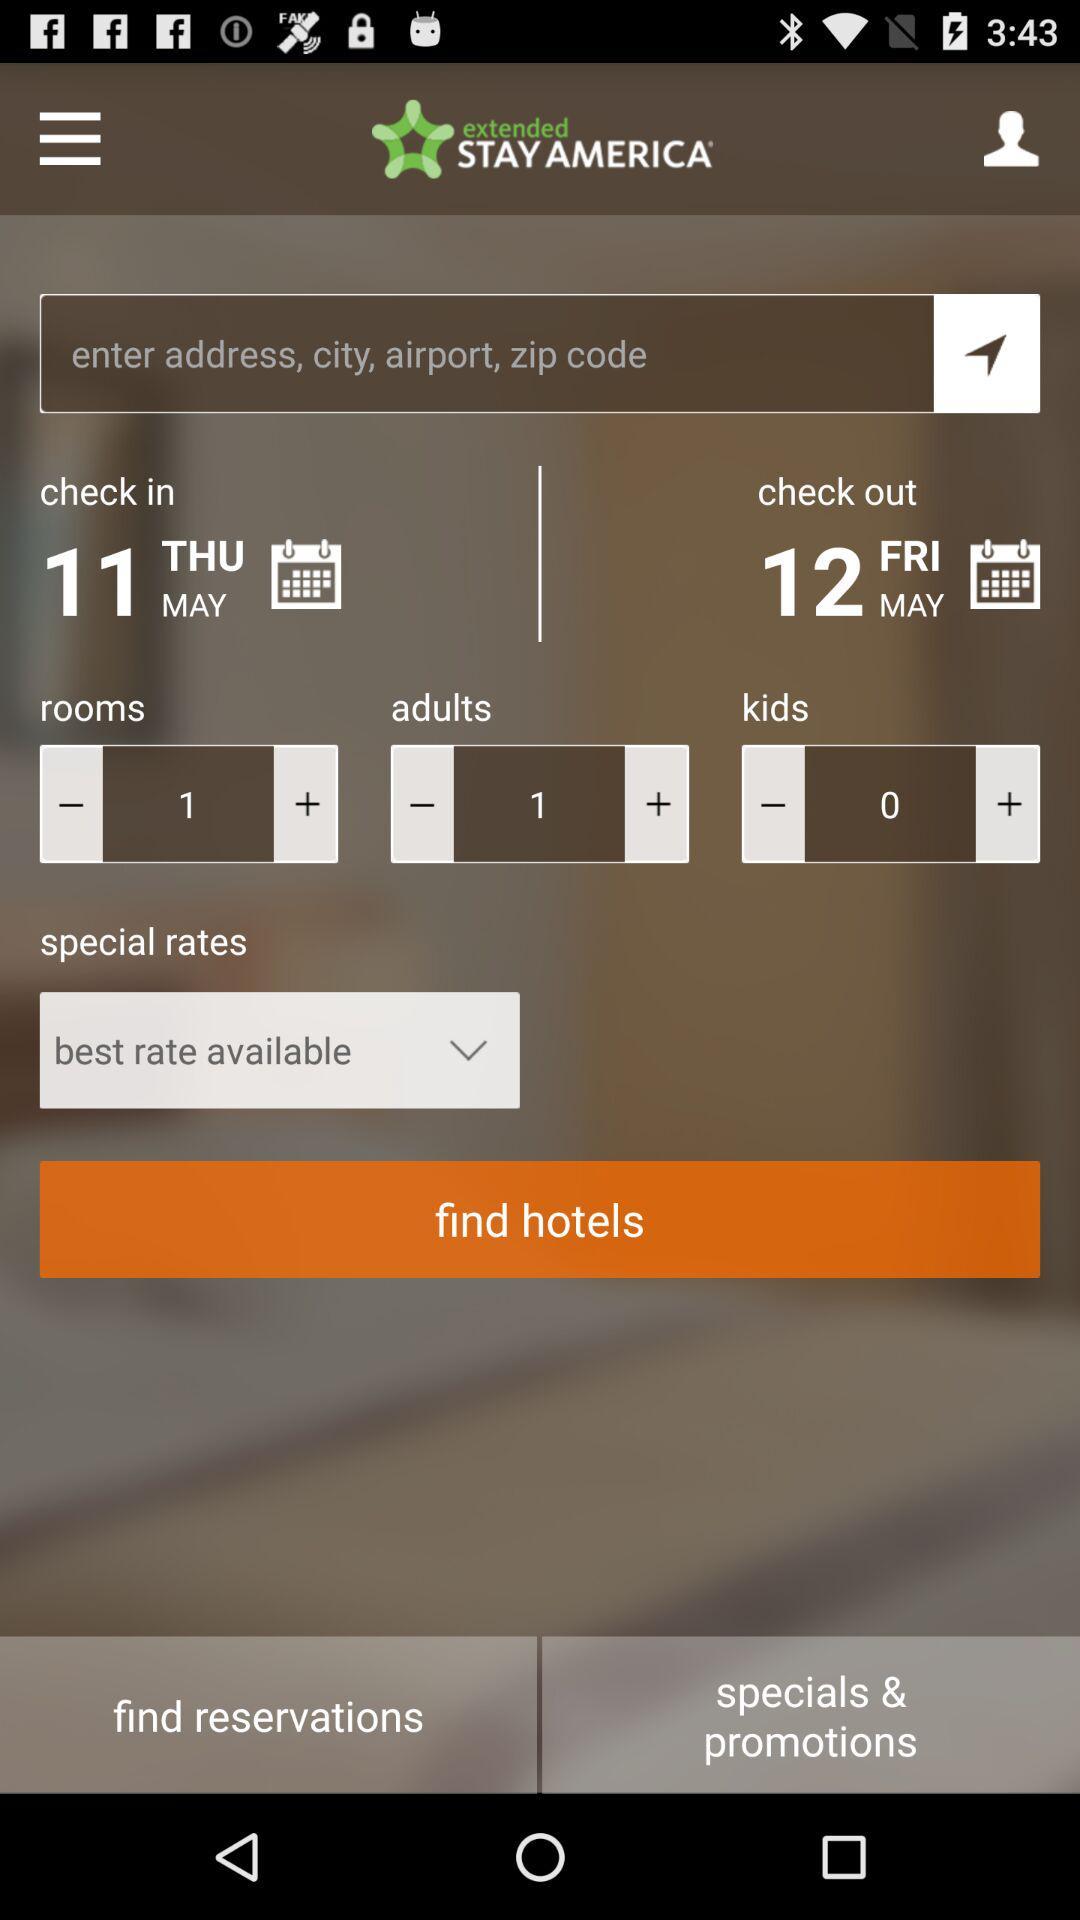  Describe the element at coordinates (986, 353) in the screenshot. I see `use location` at that location.